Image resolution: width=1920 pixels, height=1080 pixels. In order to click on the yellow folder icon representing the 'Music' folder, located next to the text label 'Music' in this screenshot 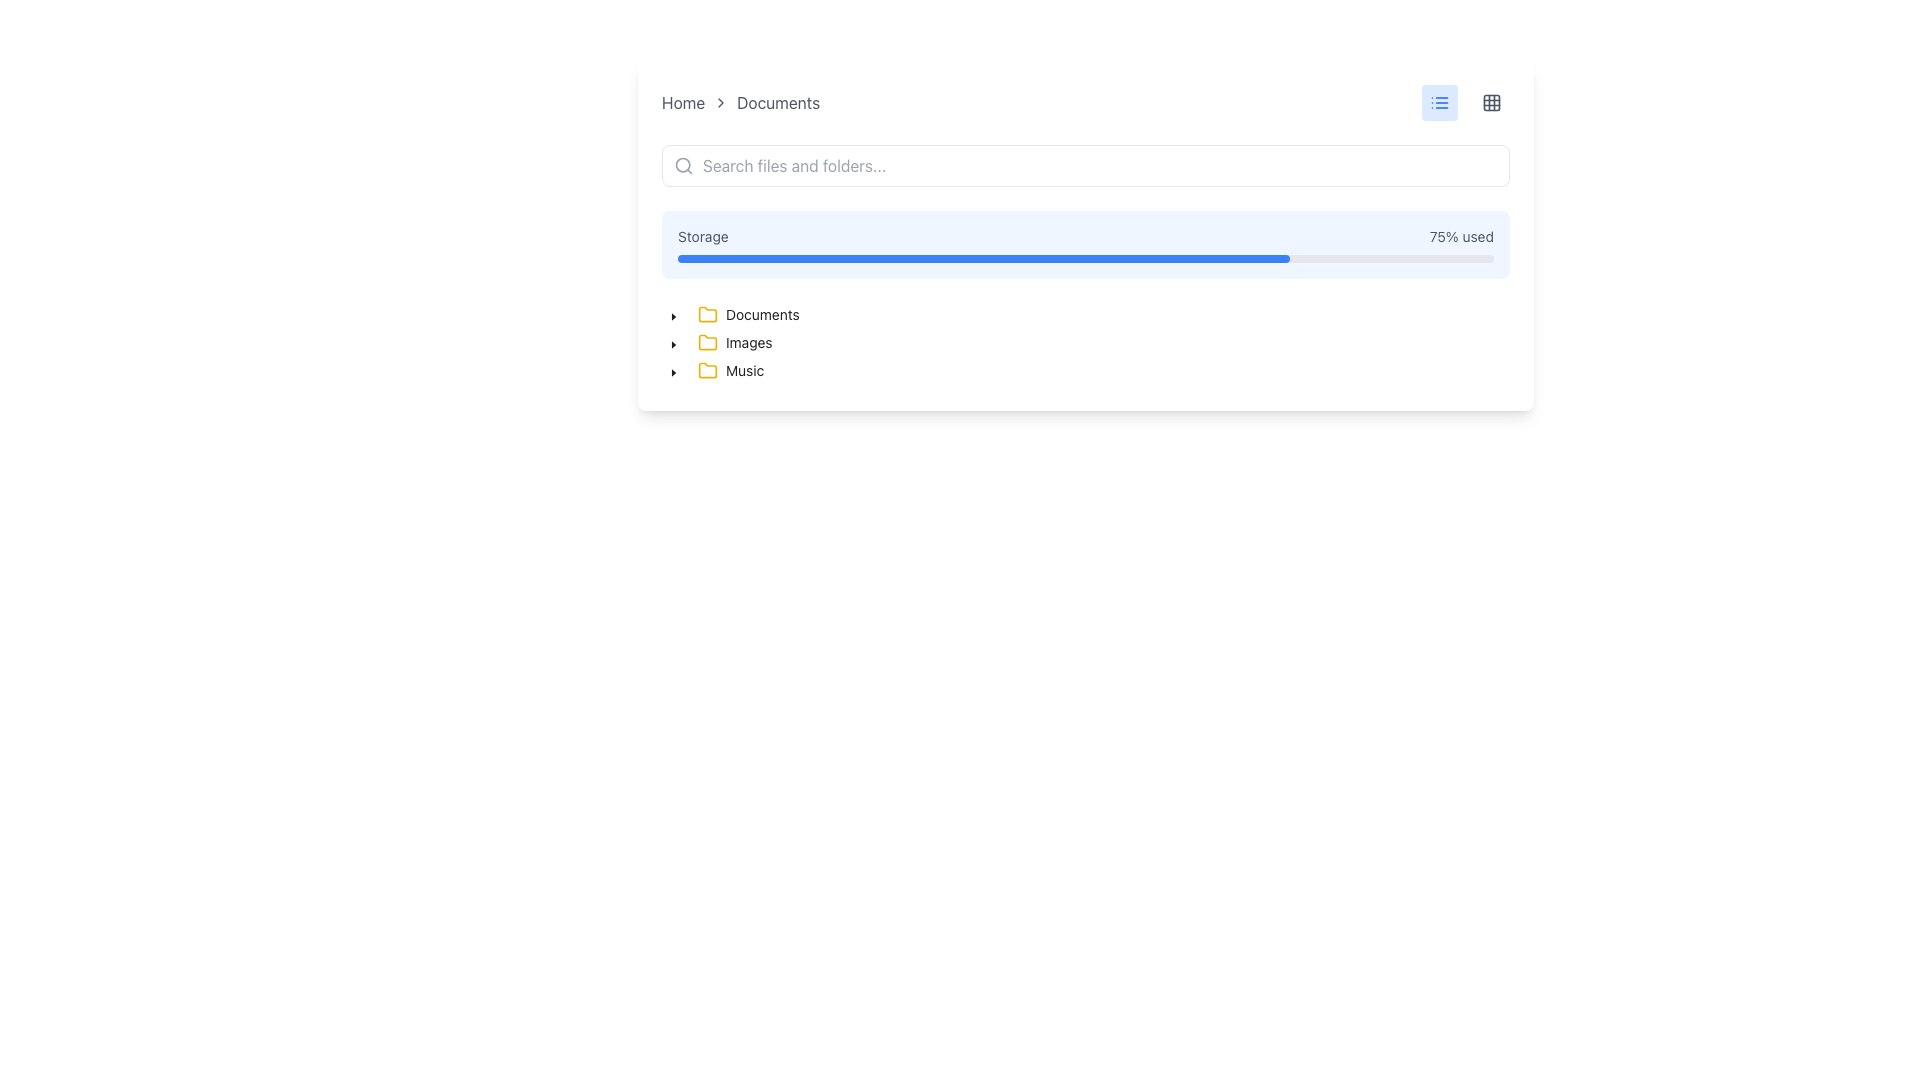, I will do `click(708, 370)`.